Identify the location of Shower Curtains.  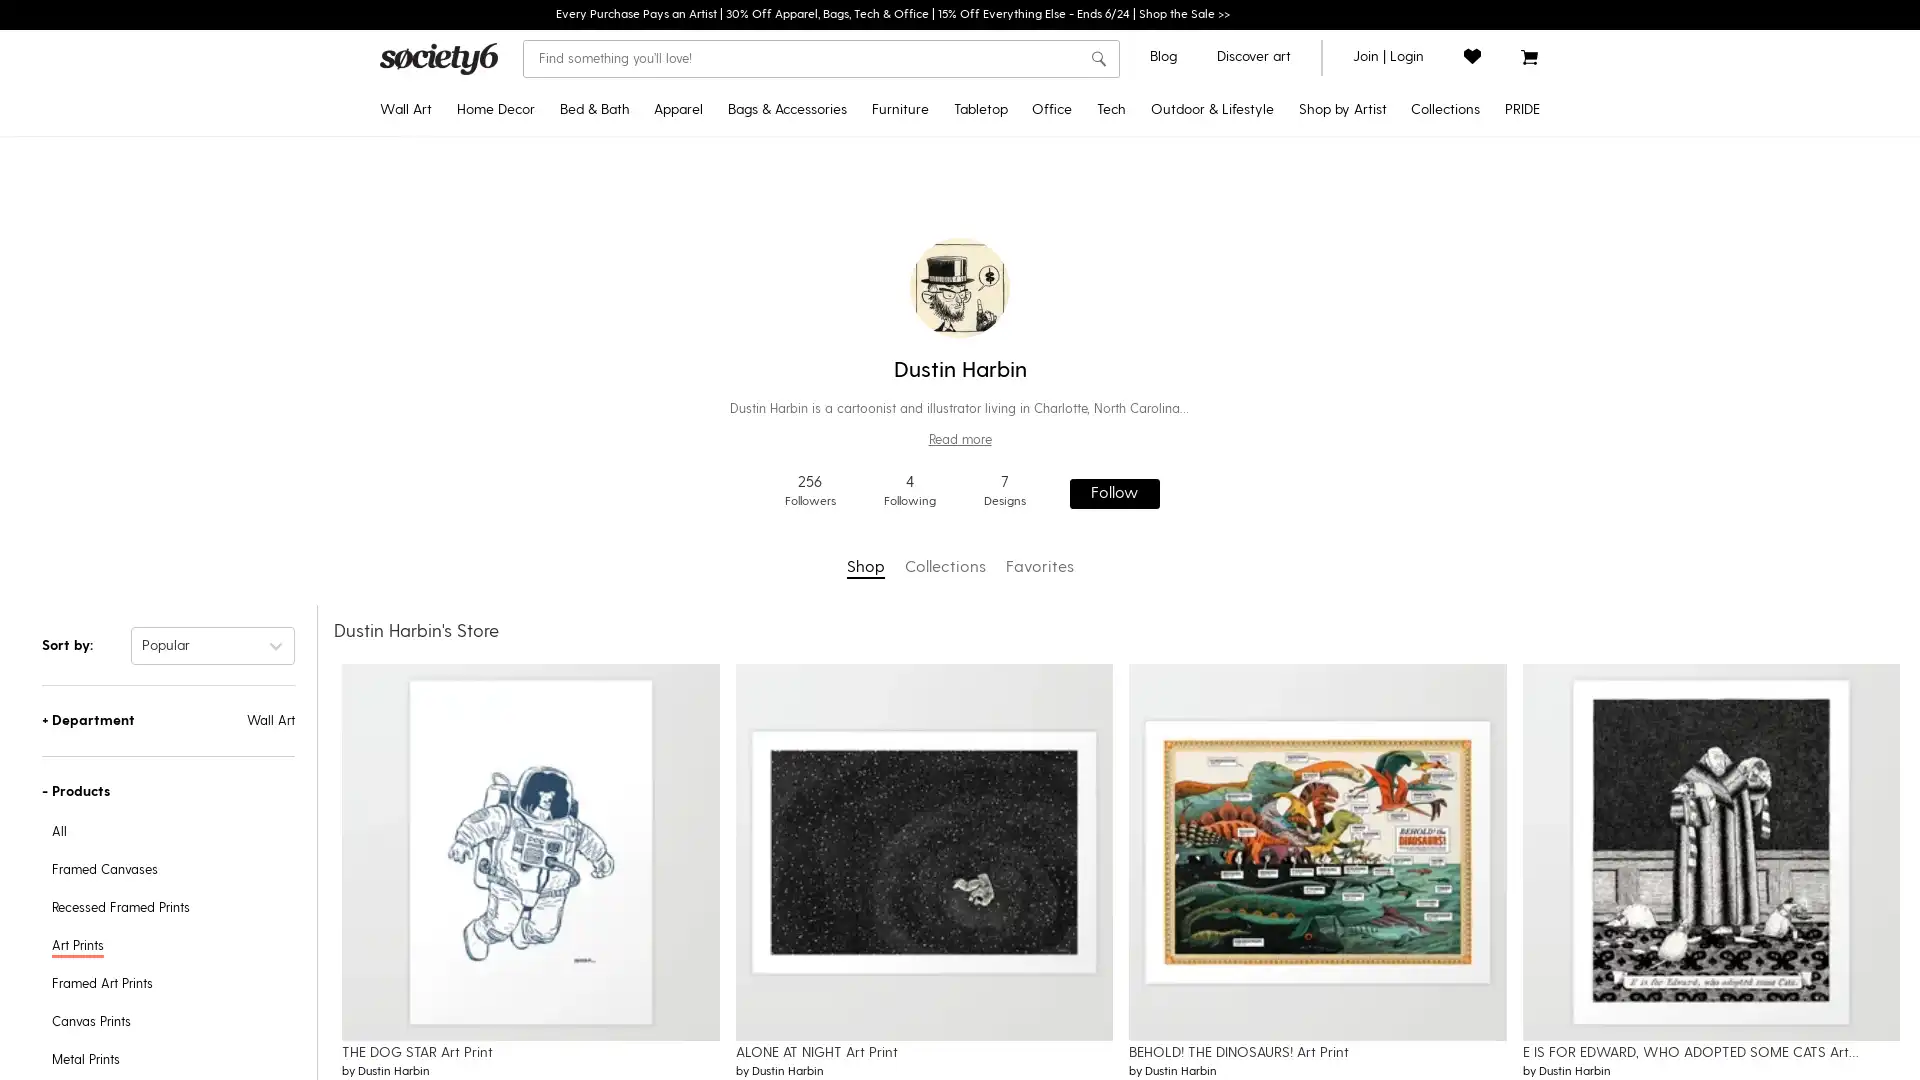
(637, 256).